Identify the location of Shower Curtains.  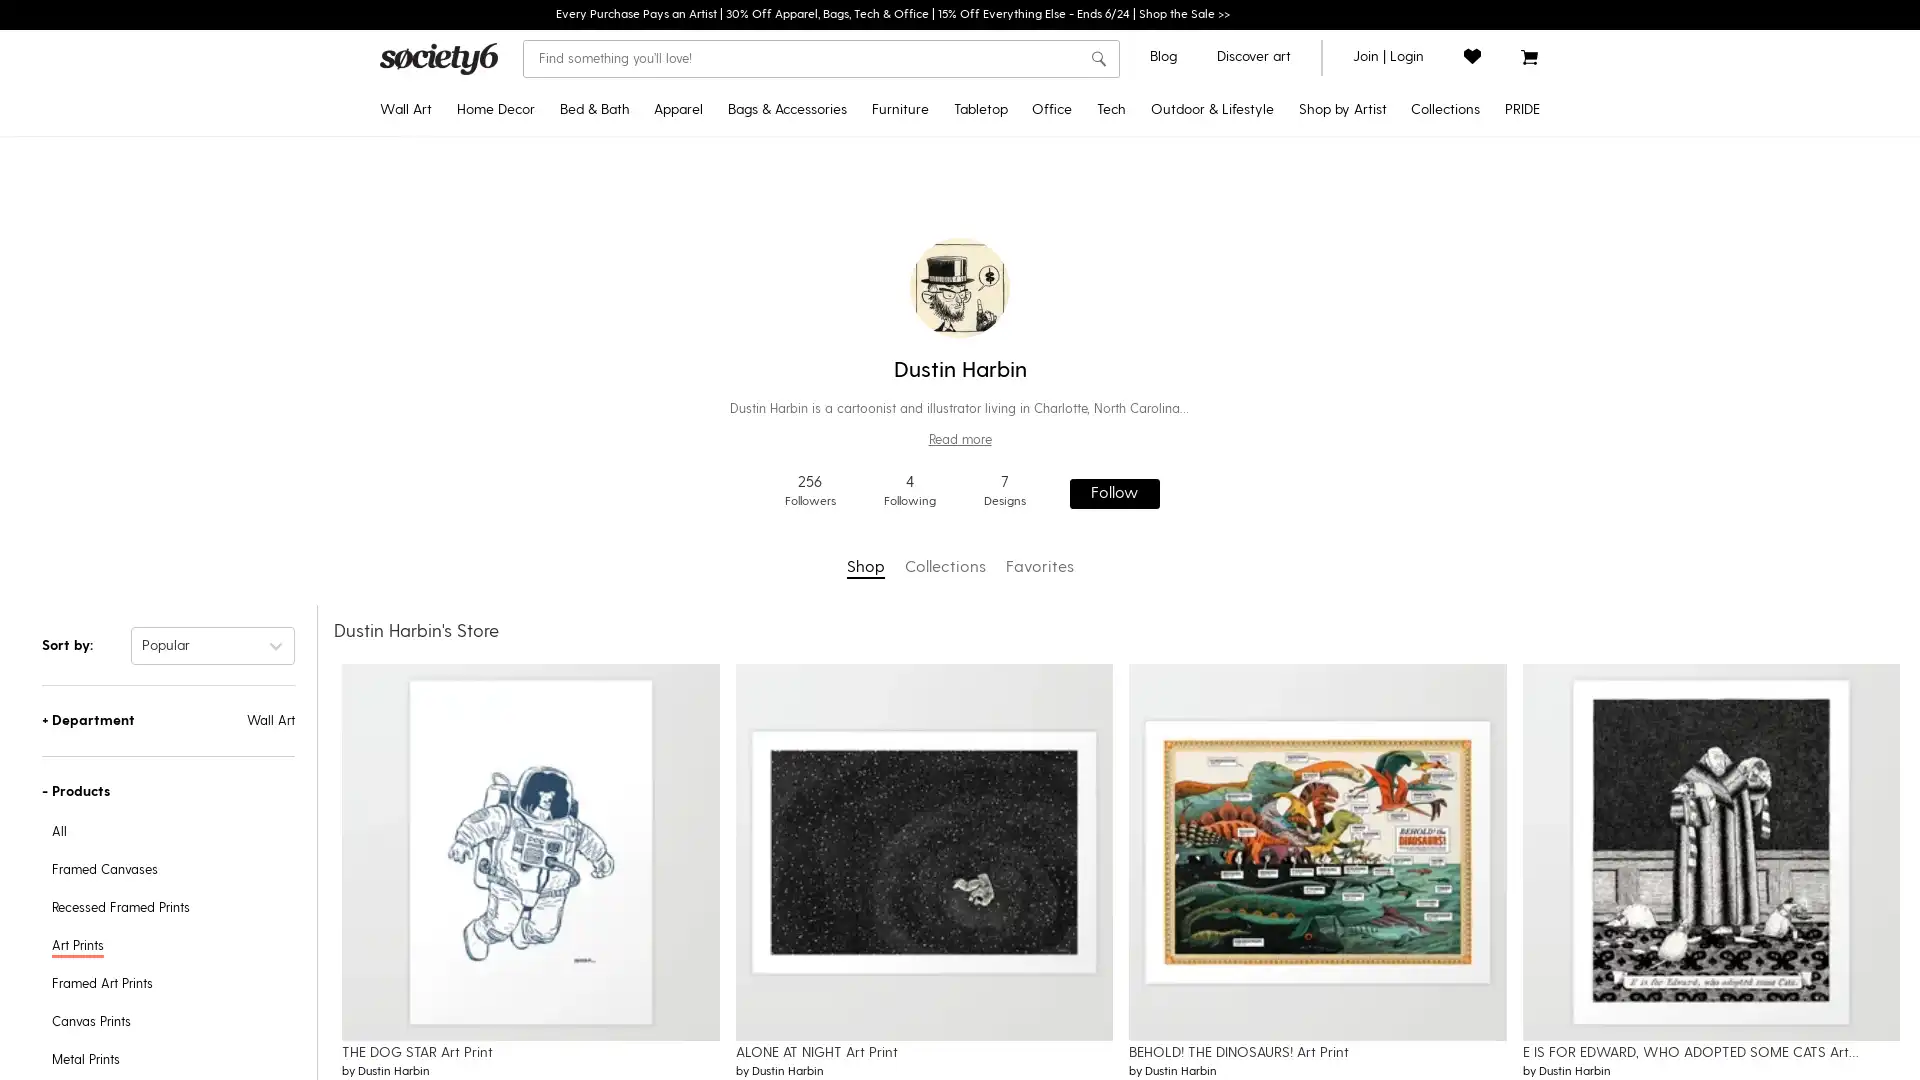
(637, 256).